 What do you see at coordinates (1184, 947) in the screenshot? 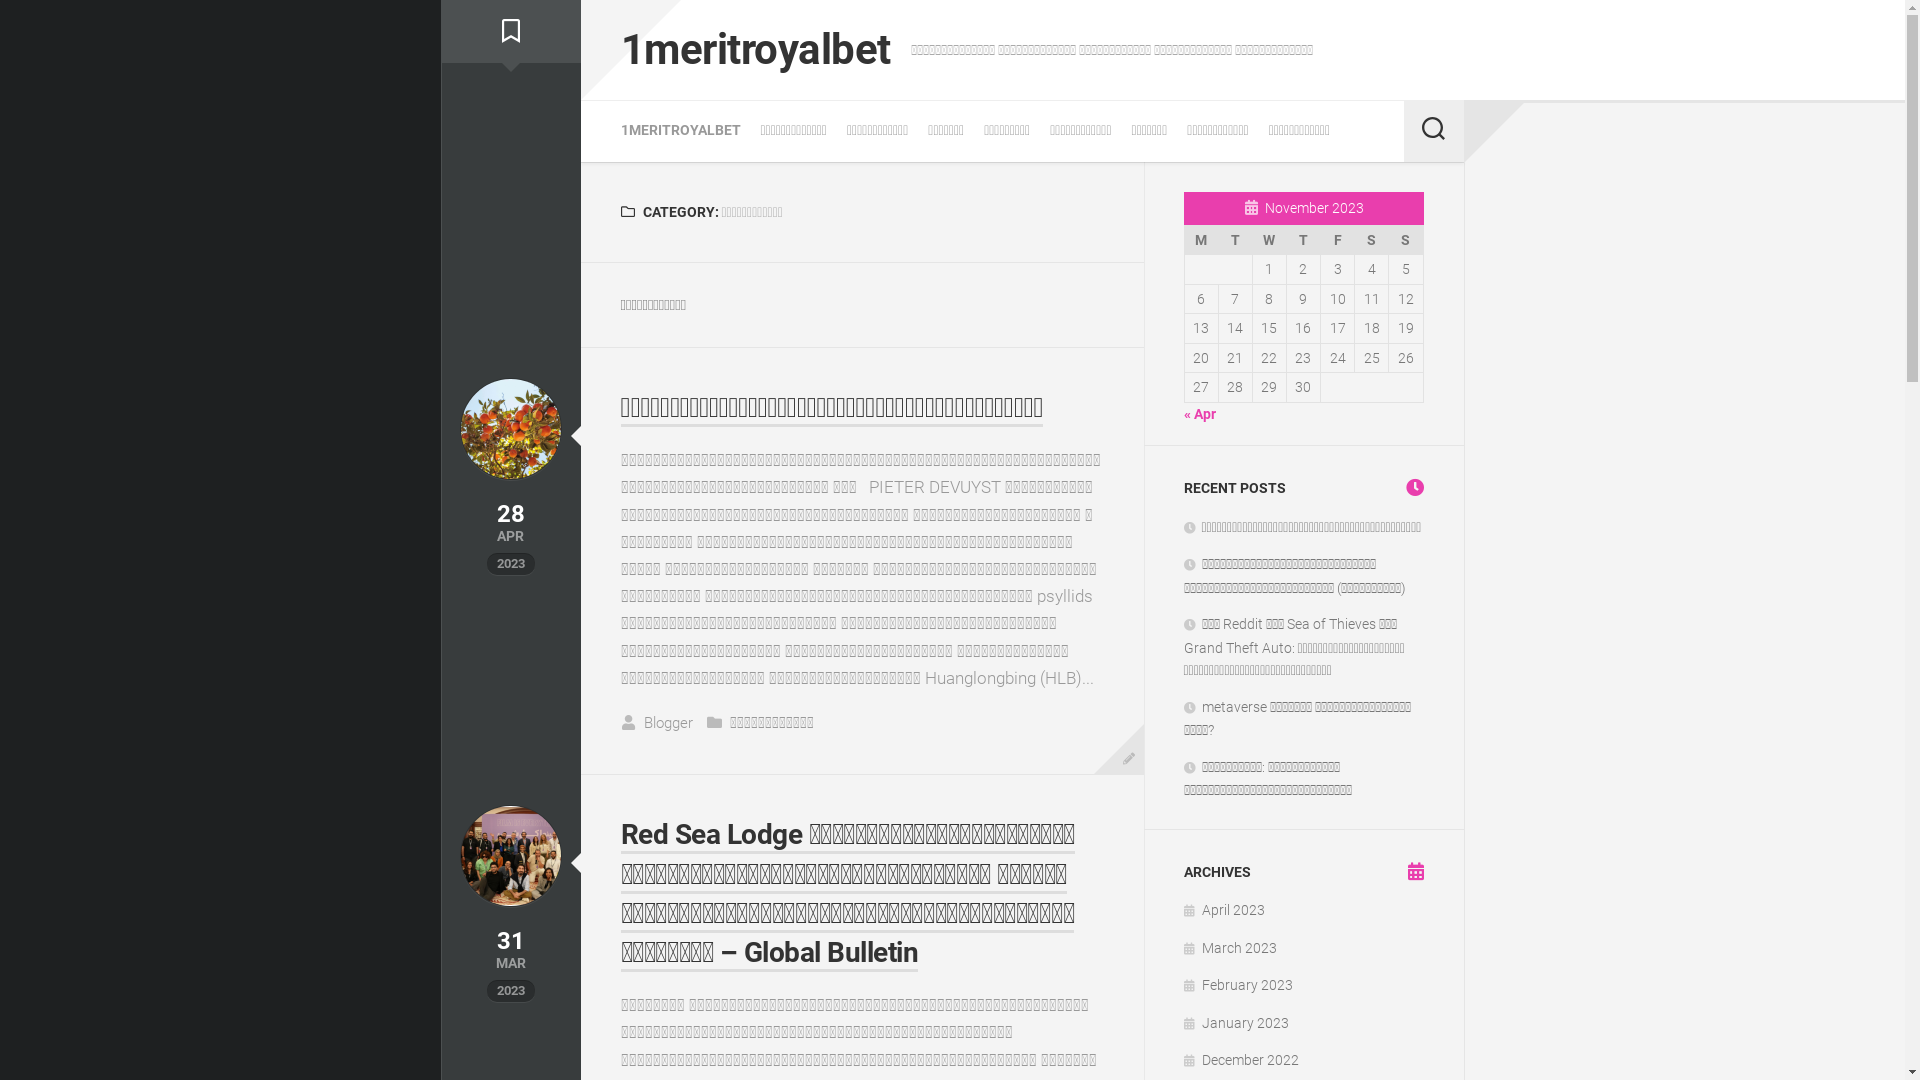
I see `'March 2023'` at bounding box center [1184, 947].